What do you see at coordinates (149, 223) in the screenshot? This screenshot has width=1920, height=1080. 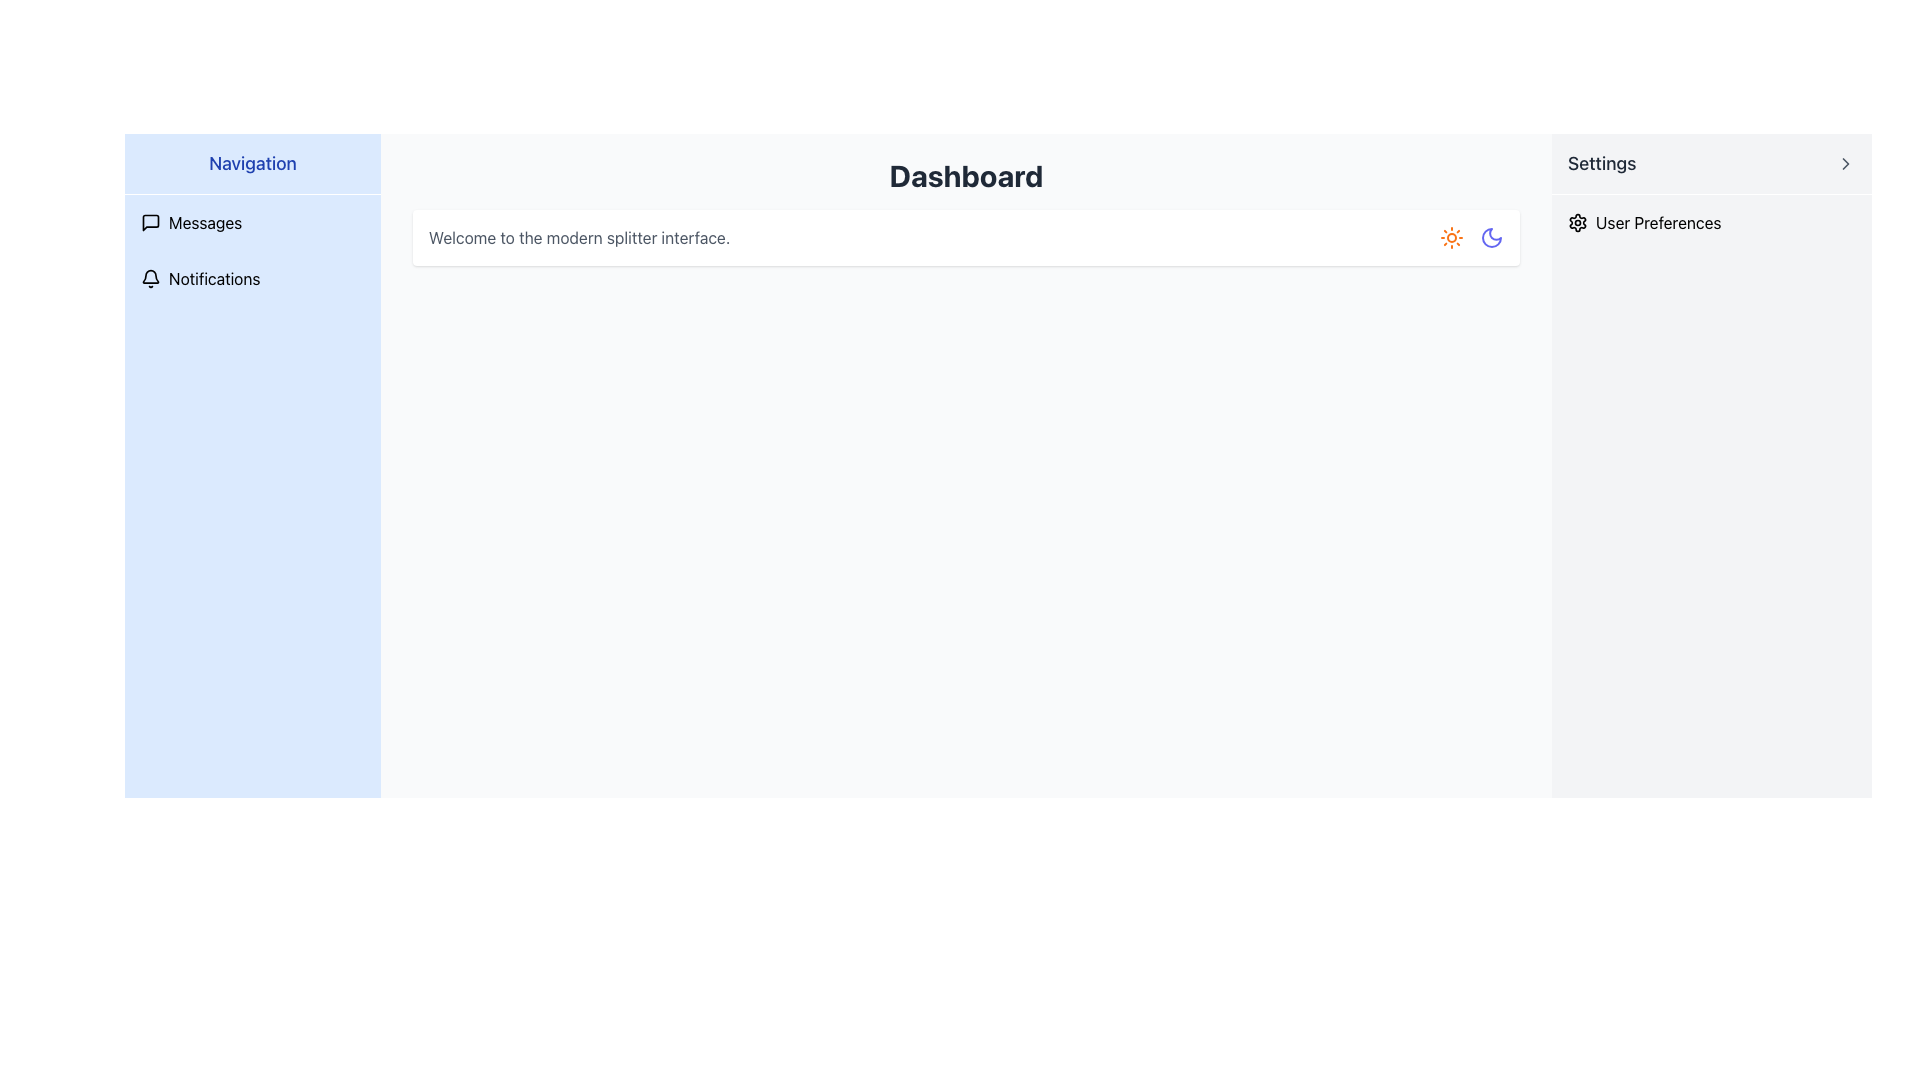 I see `the speech bubble icon located to the left of the 'Messages' text in the navigation panel` at bounding box center [149, 223].